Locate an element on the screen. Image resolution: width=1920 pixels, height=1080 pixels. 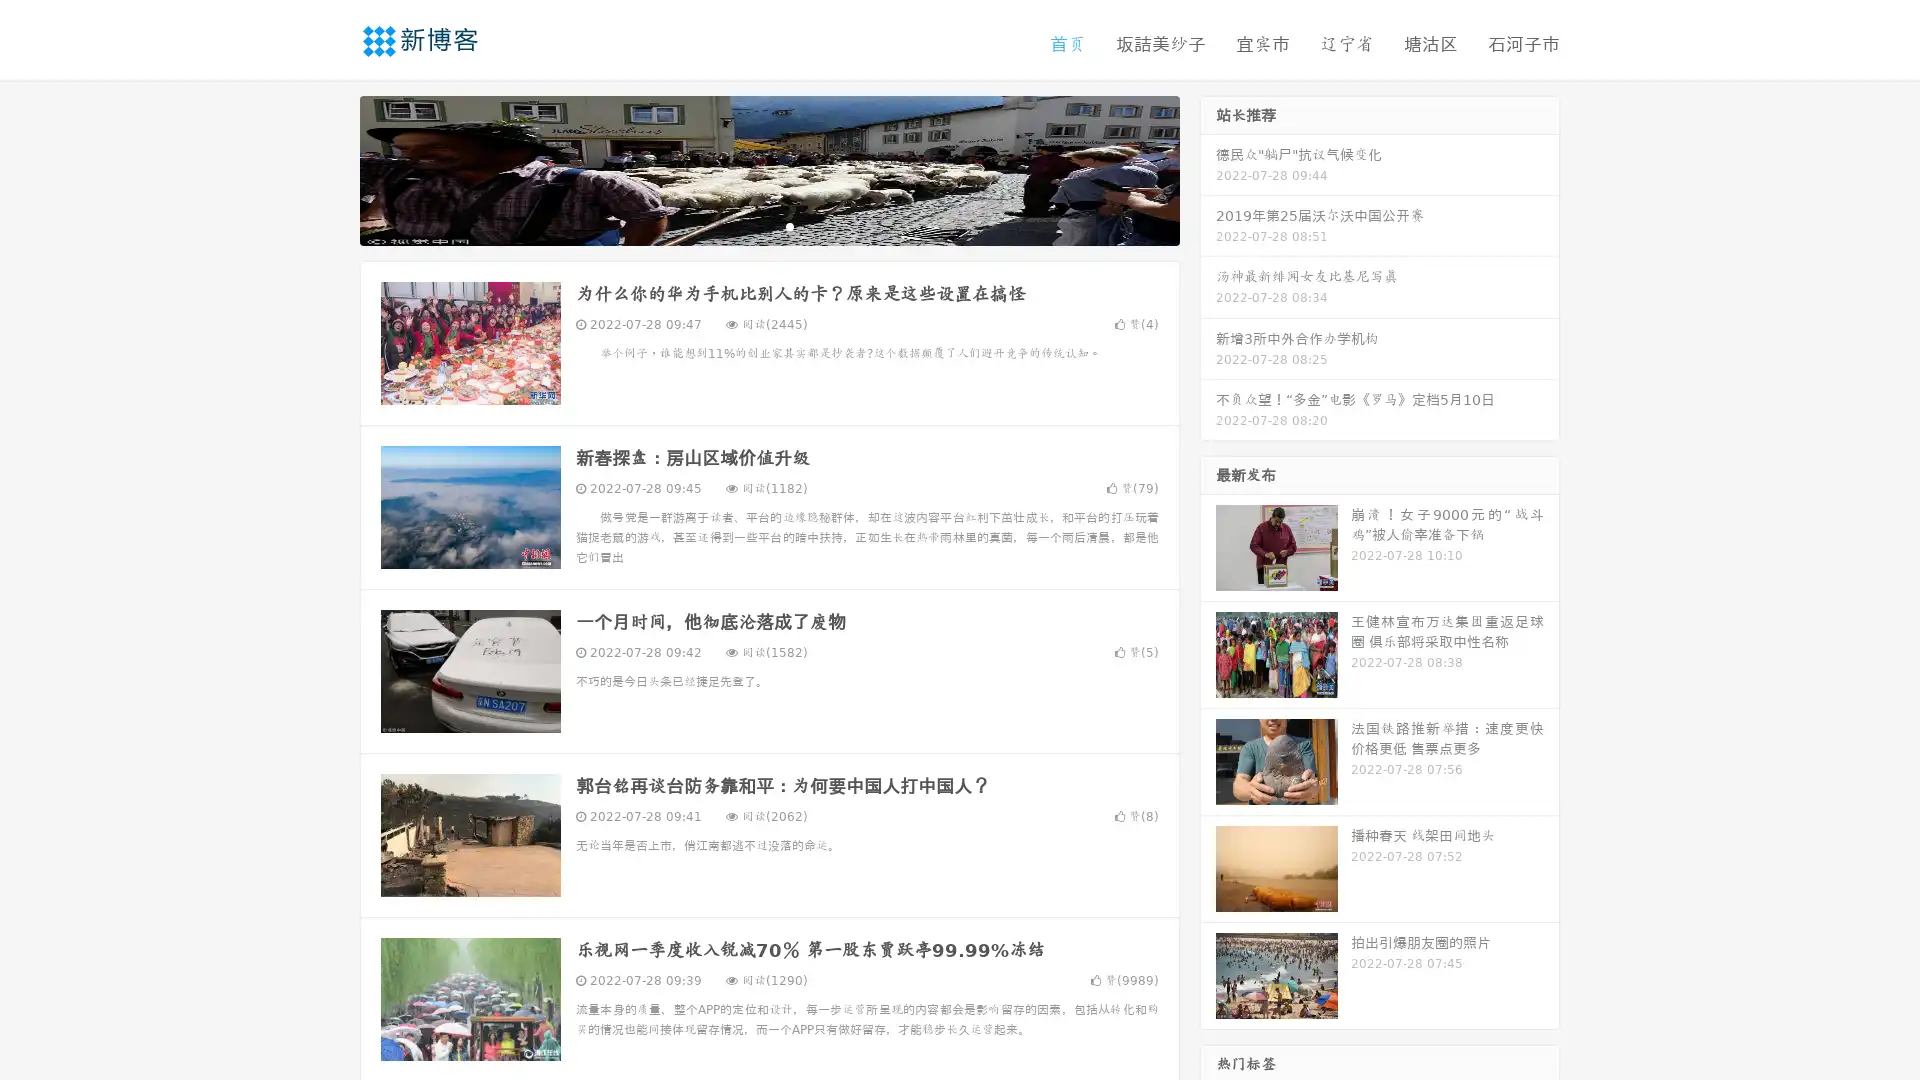
Previous slide is located at coordinates (330, 168).